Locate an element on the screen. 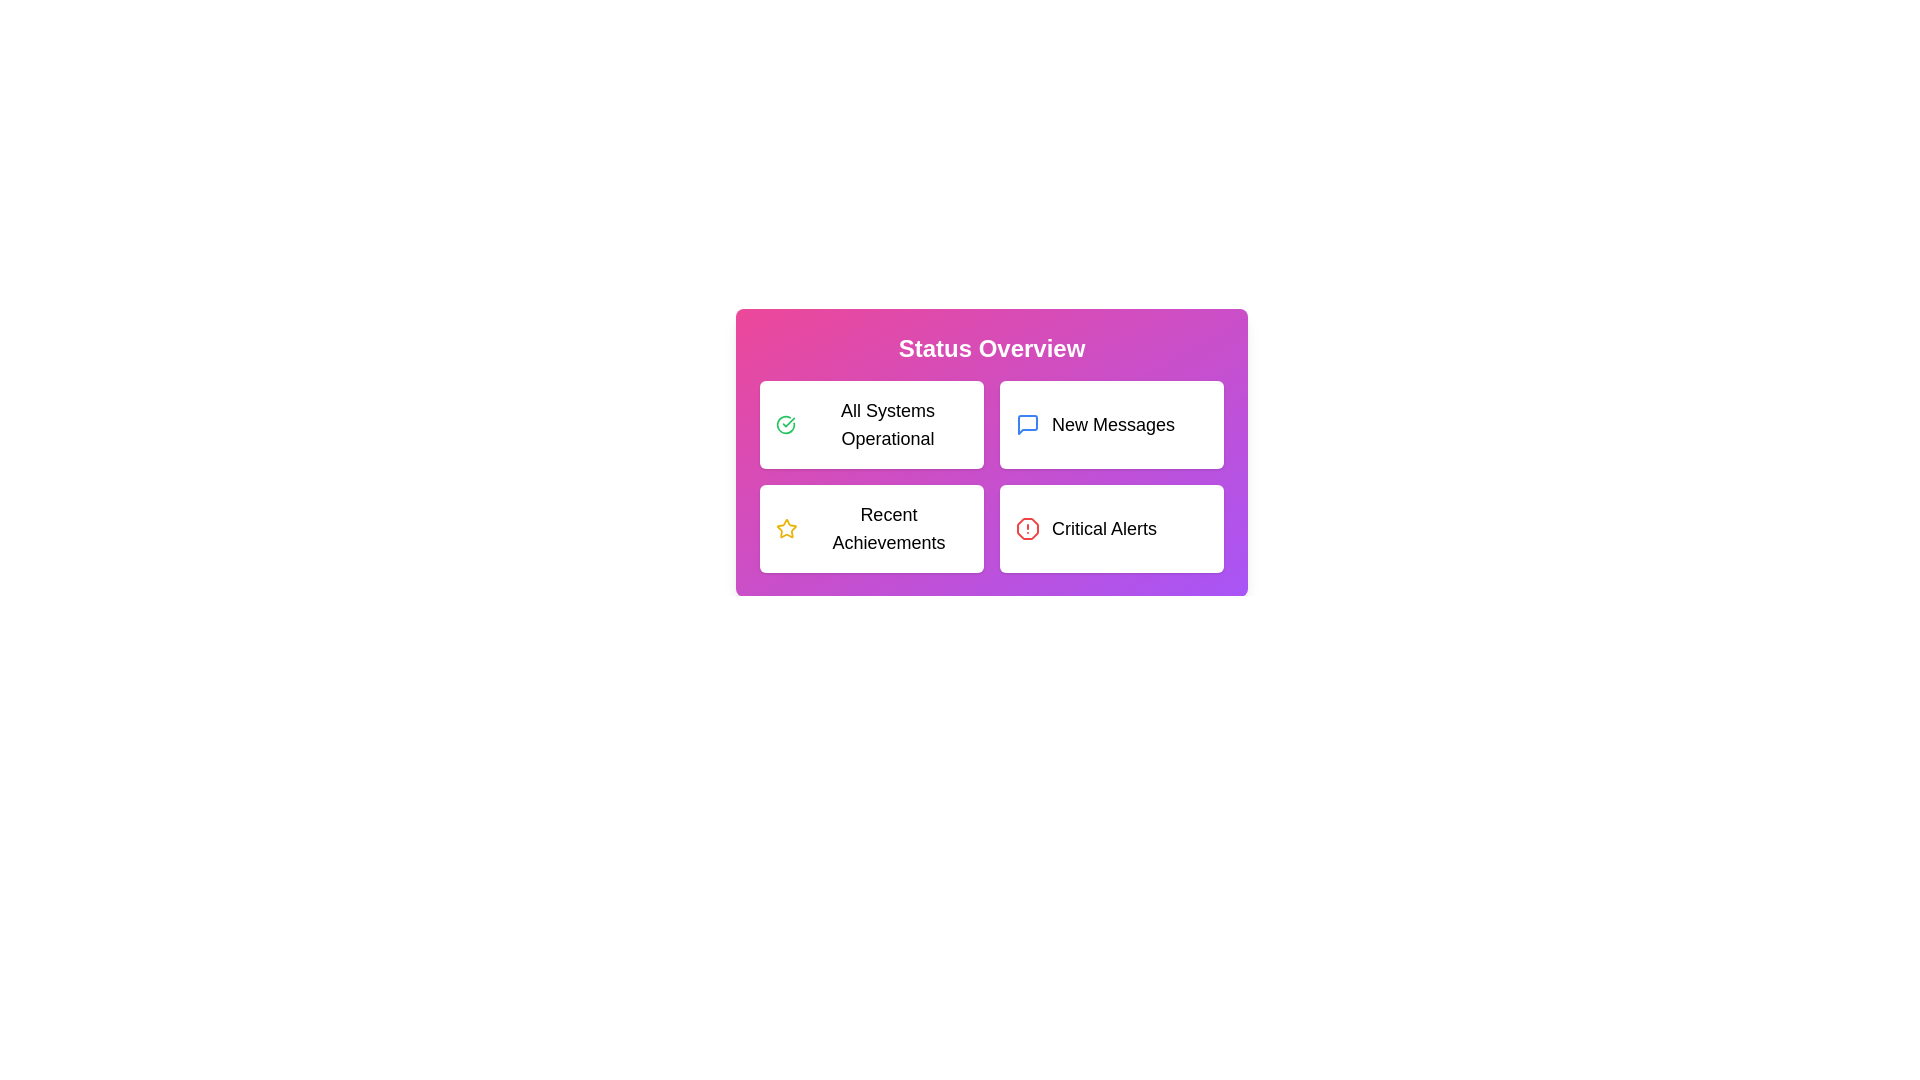  the operational status icon located in the top-left card of the 'Status Overview' section, which is situated to the left of the text 'All Systems Operational' is located at coordinates (785, 423).